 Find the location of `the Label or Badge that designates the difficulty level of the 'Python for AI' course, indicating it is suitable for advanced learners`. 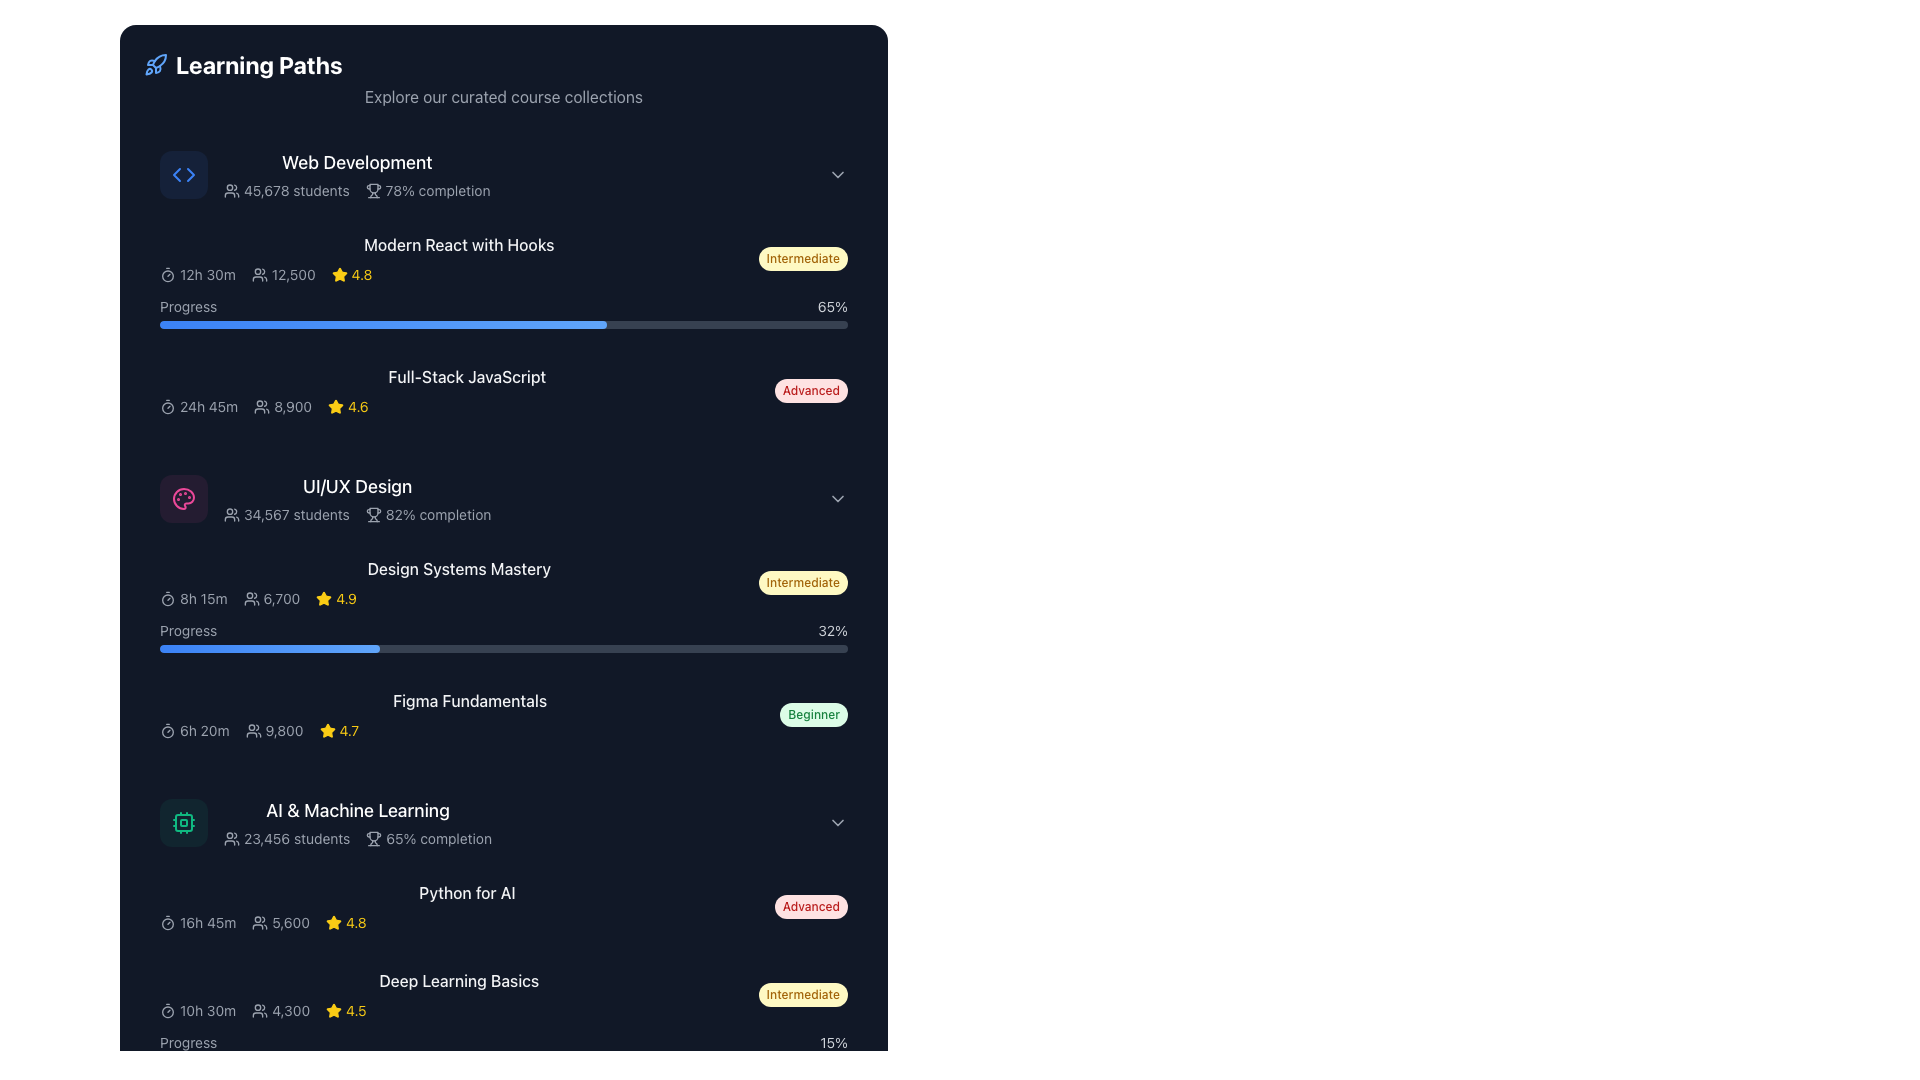

the Label or Badge that designates the difficulty level of the 'Python for AI' course, indicating it is suitable for advanced learners is located at coordinates (811, 906).